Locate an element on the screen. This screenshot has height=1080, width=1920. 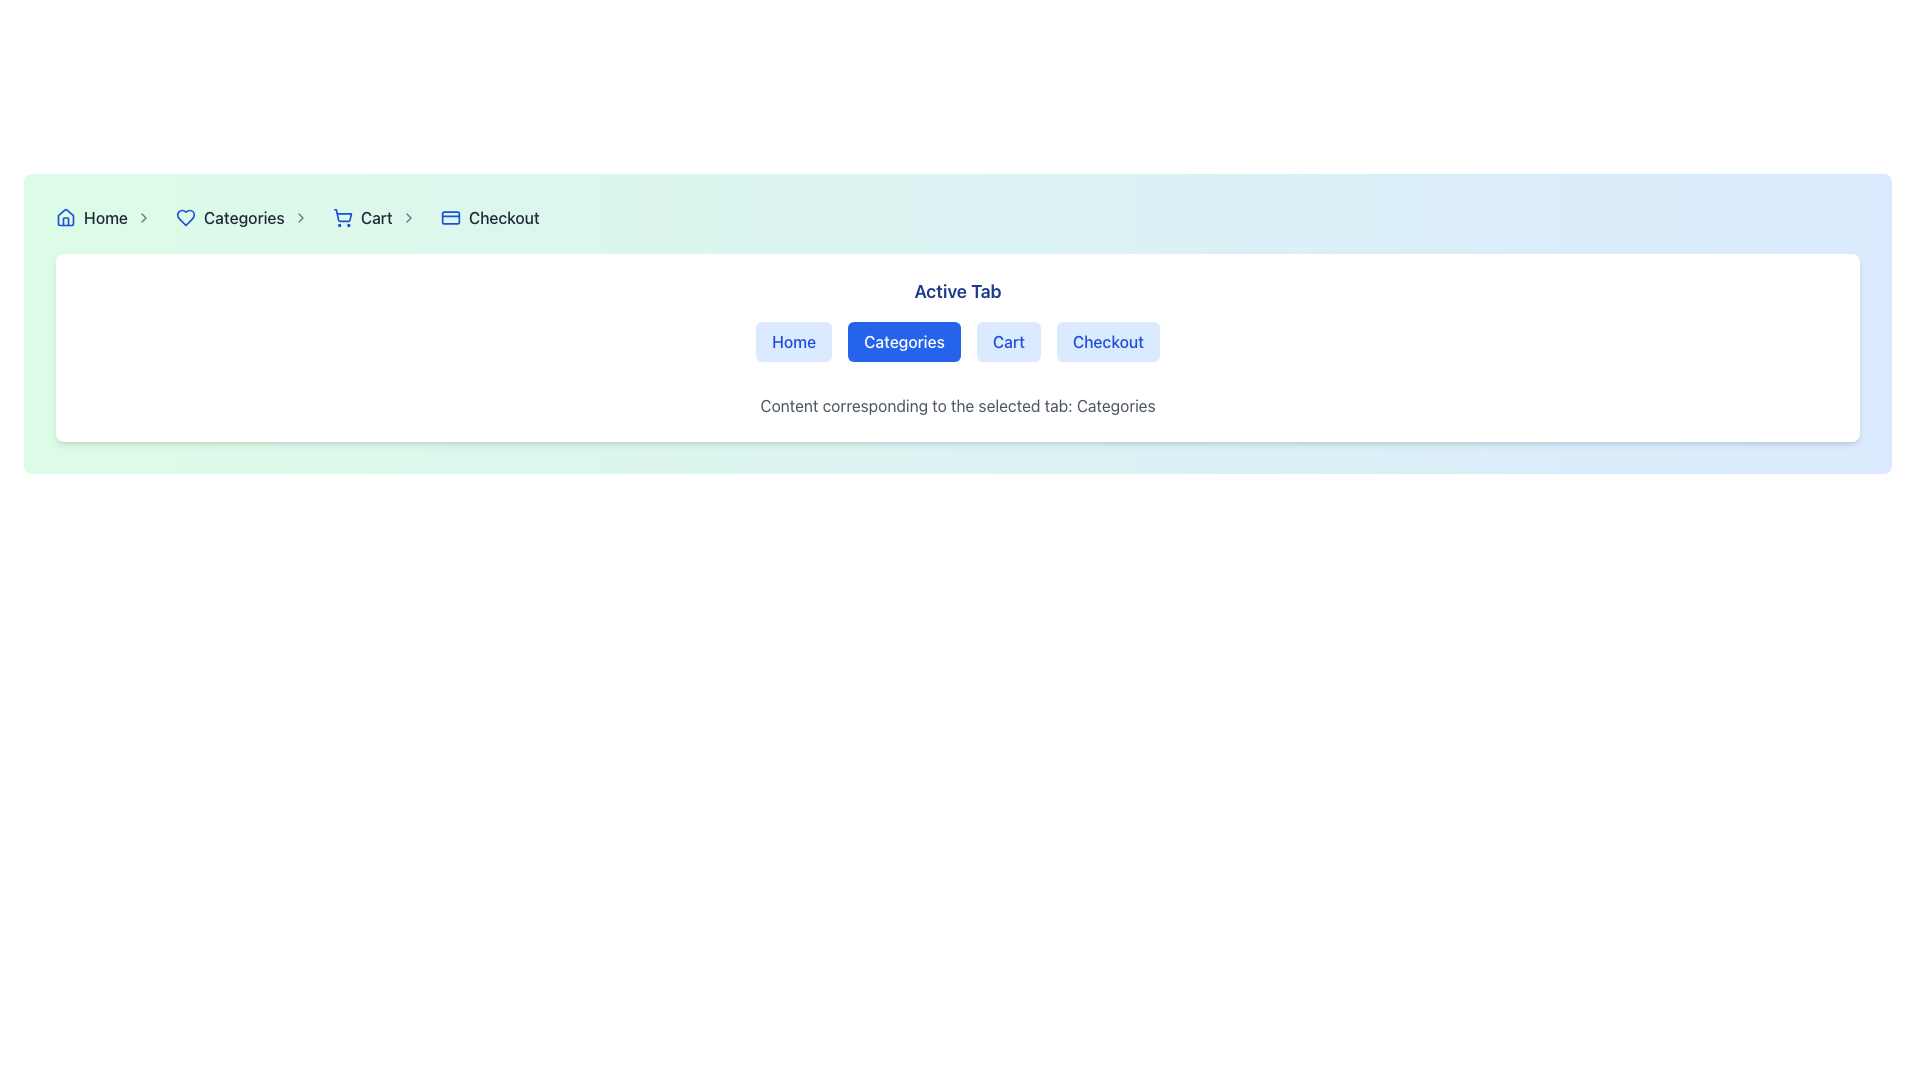
the first button in the 'Active Tab' navigation section is located at coordinates (793, 341).